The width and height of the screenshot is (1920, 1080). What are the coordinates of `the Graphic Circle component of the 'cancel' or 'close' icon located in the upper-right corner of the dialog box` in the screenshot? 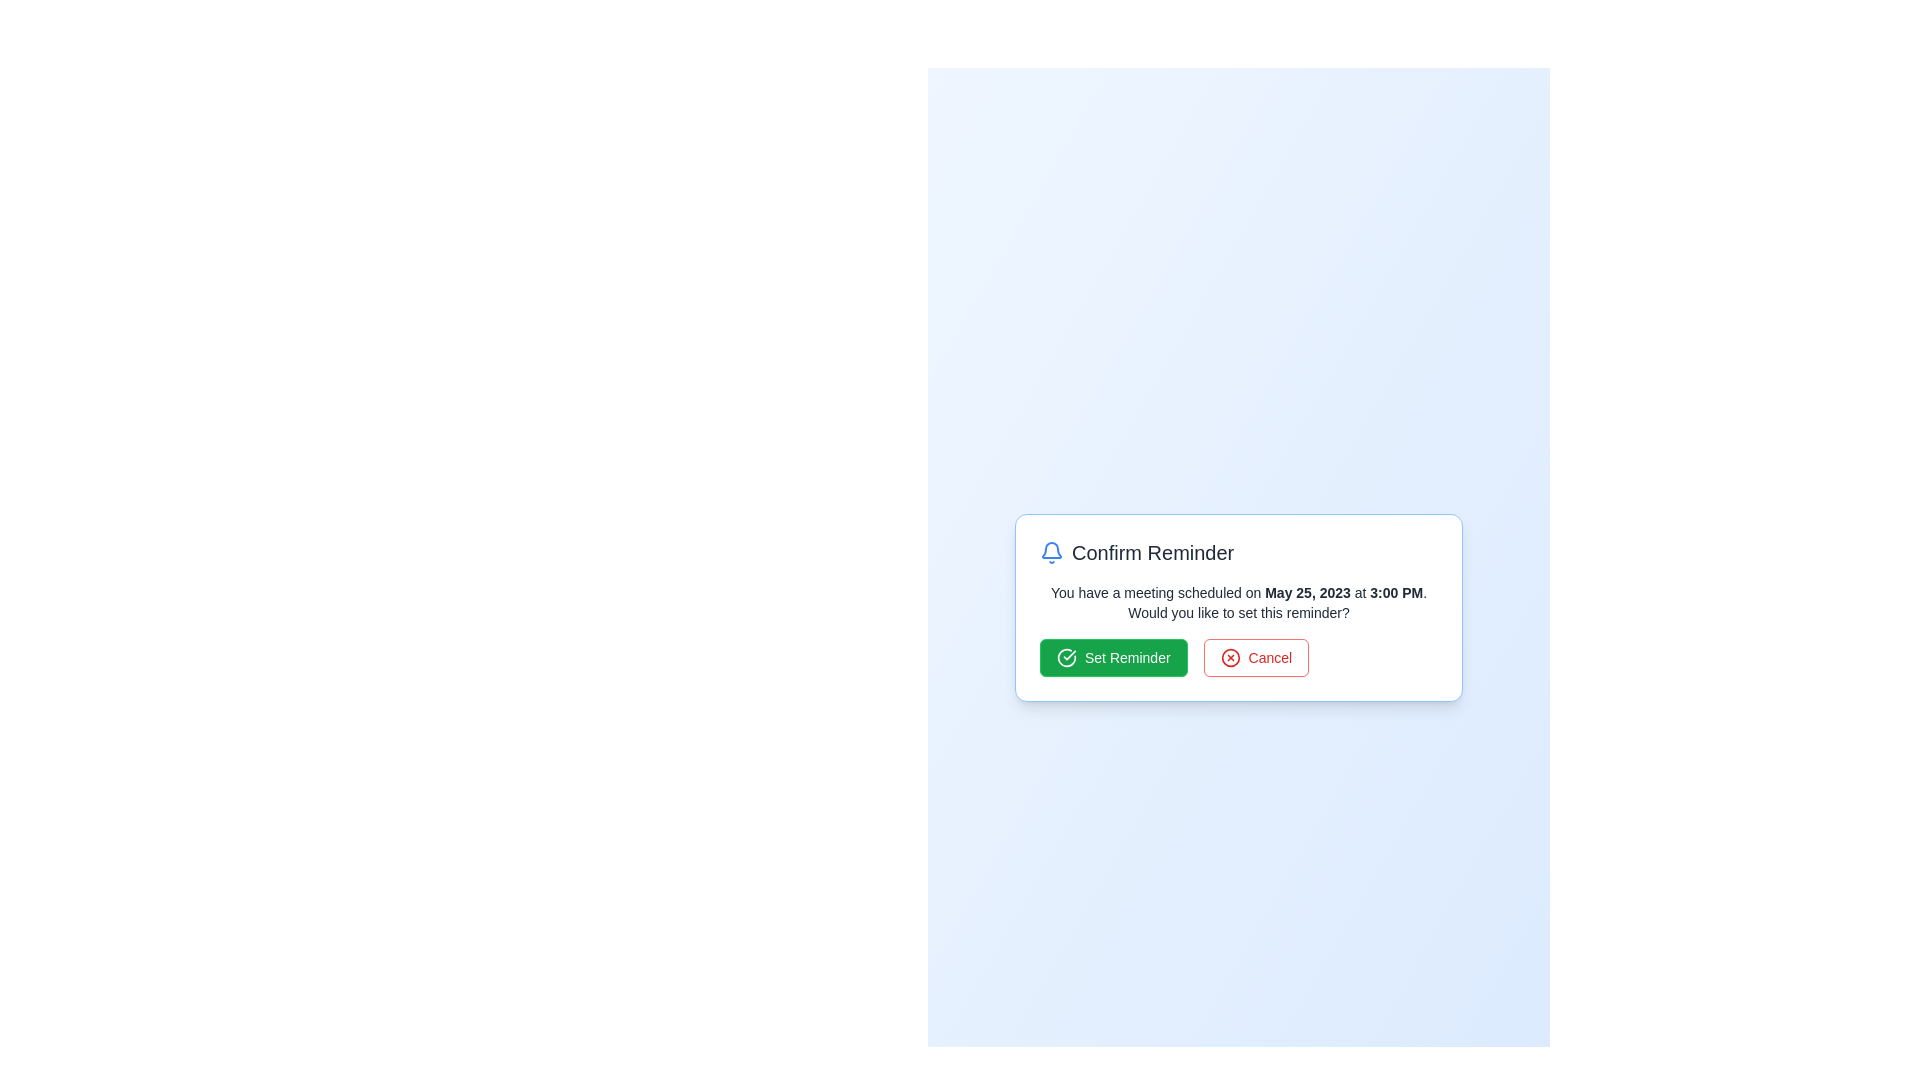 It's located at (1229, 658).